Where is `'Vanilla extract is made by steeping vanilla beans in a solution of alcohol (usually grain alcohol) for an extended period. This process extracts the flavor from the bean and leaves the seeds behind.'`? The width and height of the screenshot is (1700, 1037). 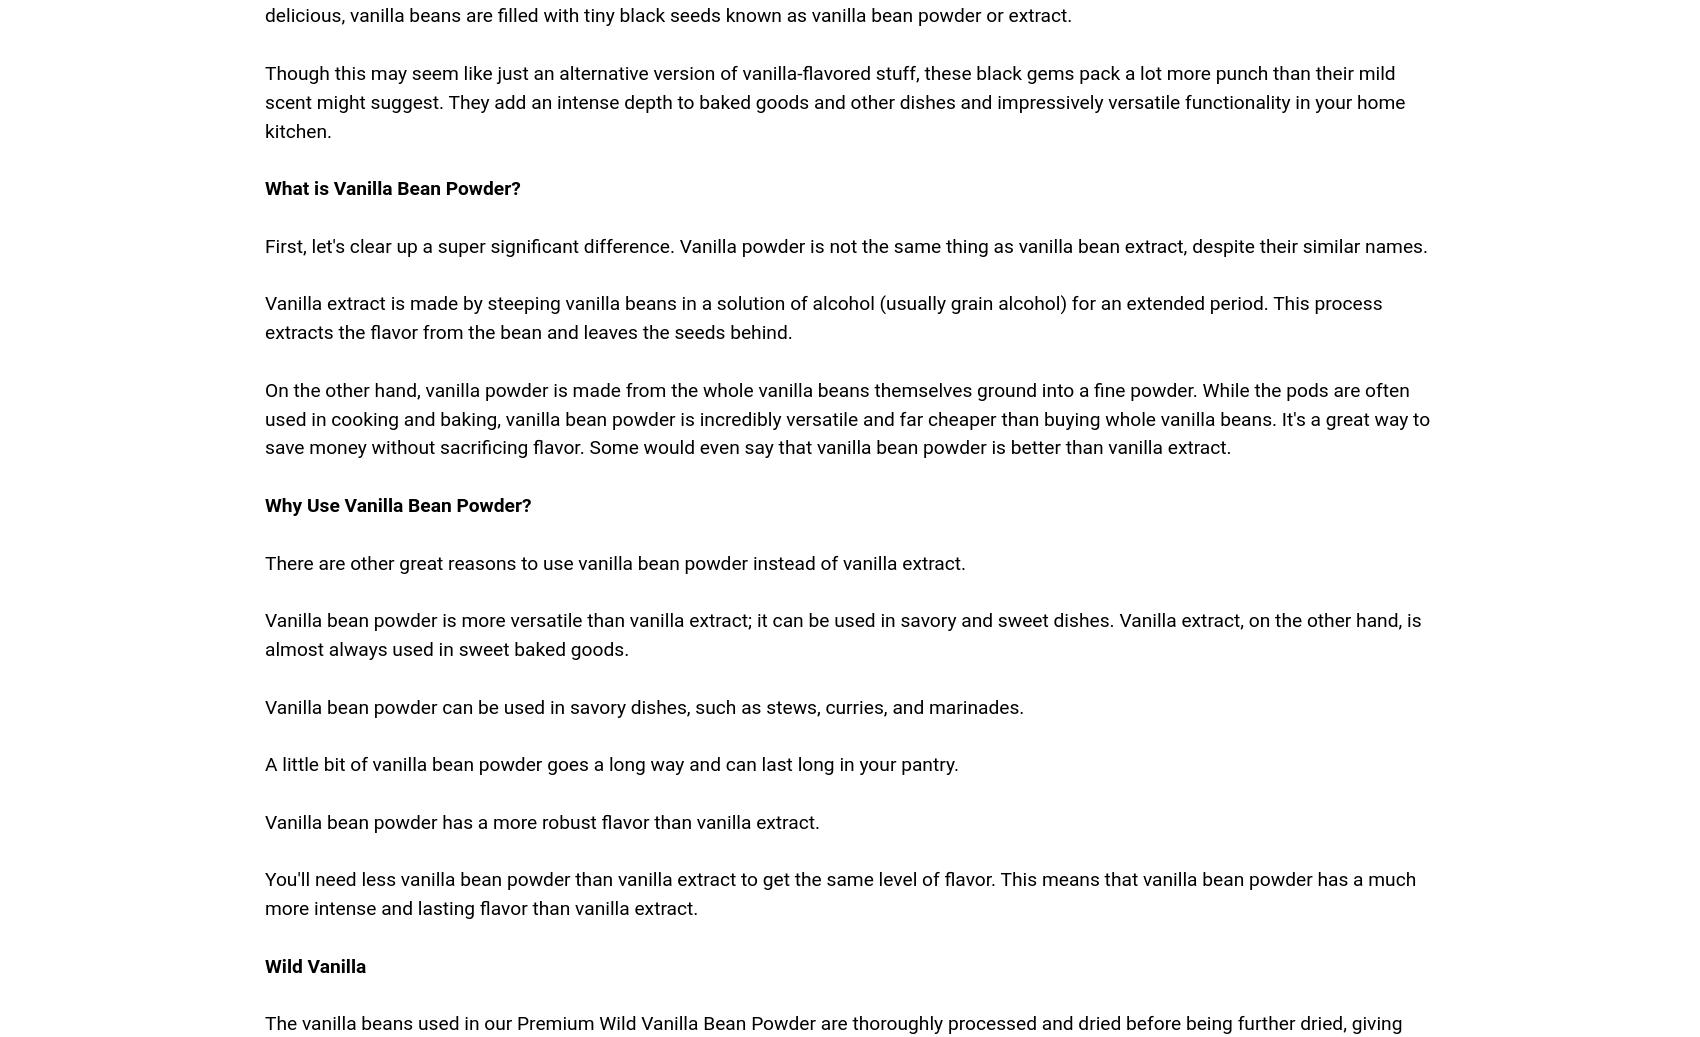 'Vanilla extract is made by steeping vanilla beans in a solution of alcohol (usually grain alcohol) for an extended period. This process extracts the flavor from the bean and leaves the seeds behind.' is located at coordinates (822, 317).